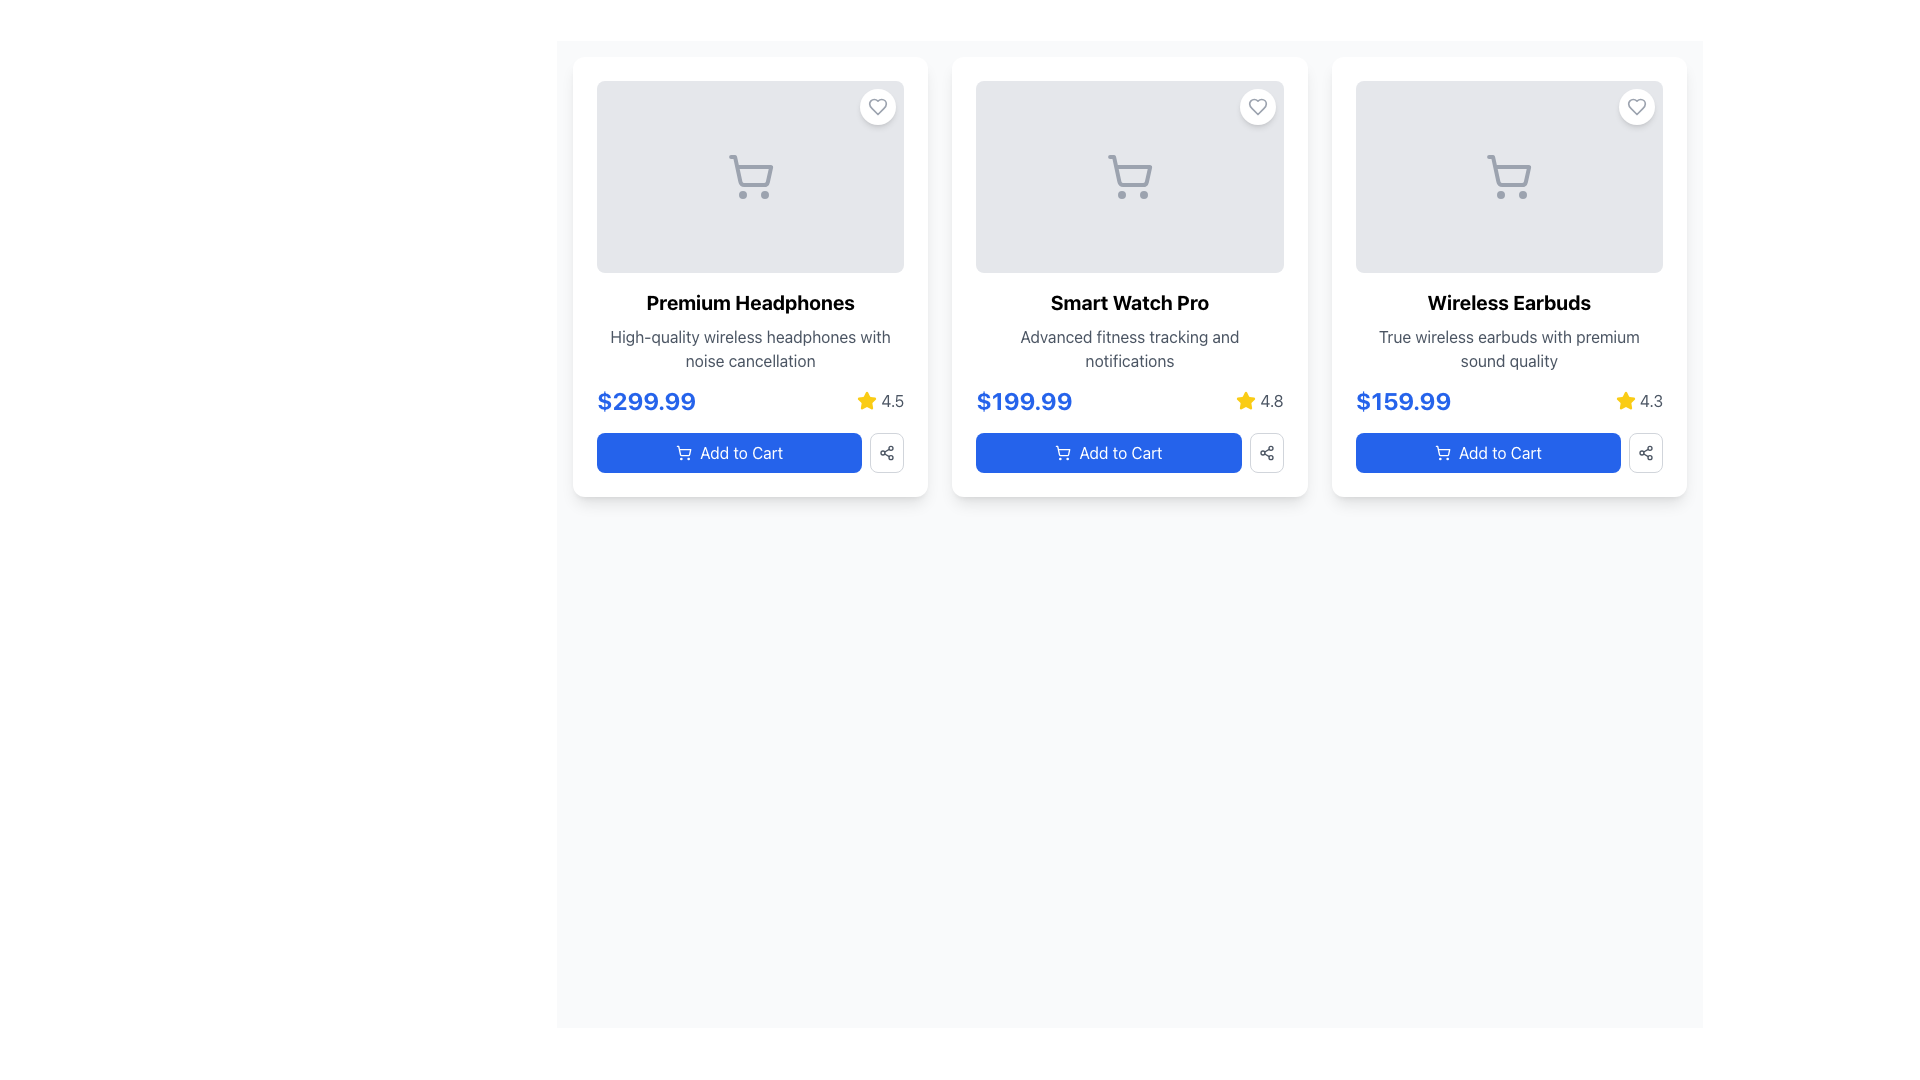  I want to click on the shopping cart graphic in the upper center region of the 'Smart Watch Pro' card for possible interactions, so click(1130, 170).